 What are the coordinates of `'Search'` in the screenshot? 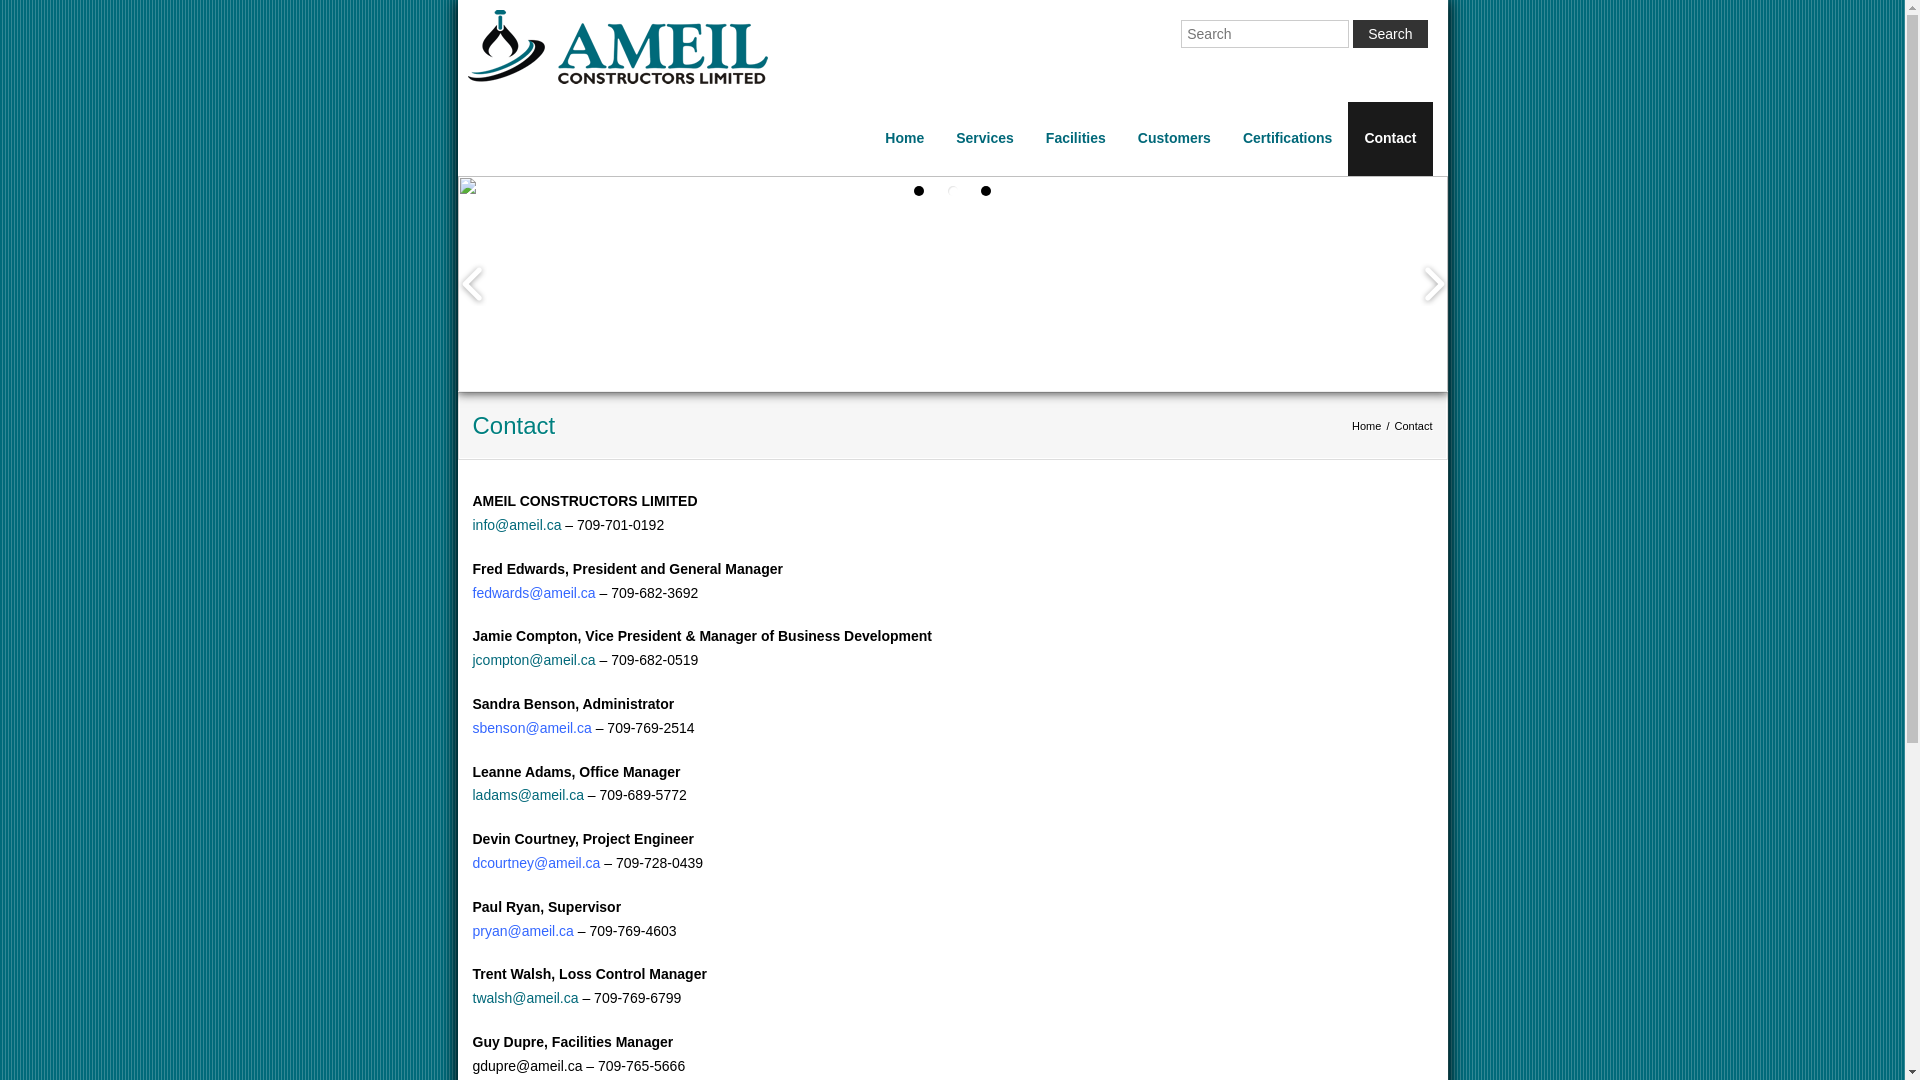 It's located at (1389, 34).